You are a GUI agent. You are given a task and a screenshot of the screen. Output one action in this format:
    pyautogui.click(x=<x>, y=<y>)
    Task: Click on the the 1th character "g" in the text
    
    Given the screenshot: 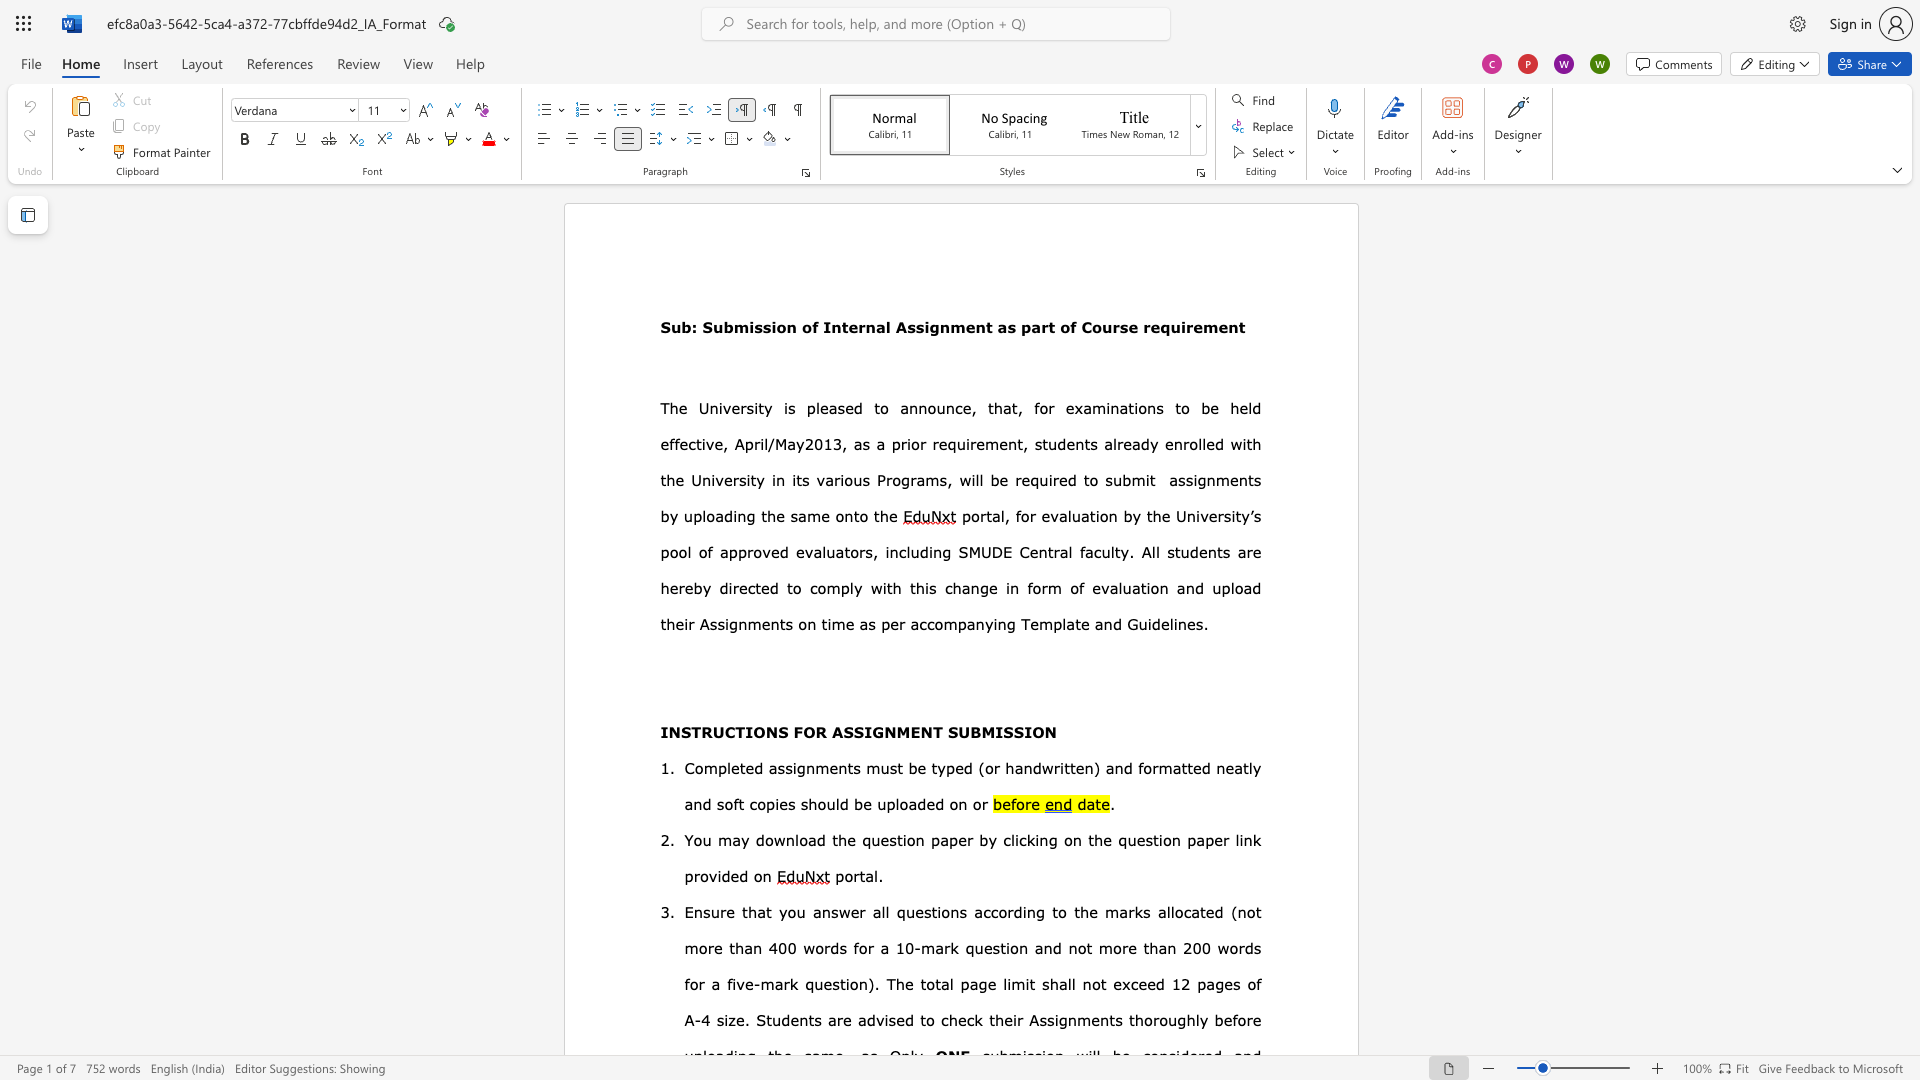 What is the action you would take?
    pyautogui.click(x=749, y=515)
    